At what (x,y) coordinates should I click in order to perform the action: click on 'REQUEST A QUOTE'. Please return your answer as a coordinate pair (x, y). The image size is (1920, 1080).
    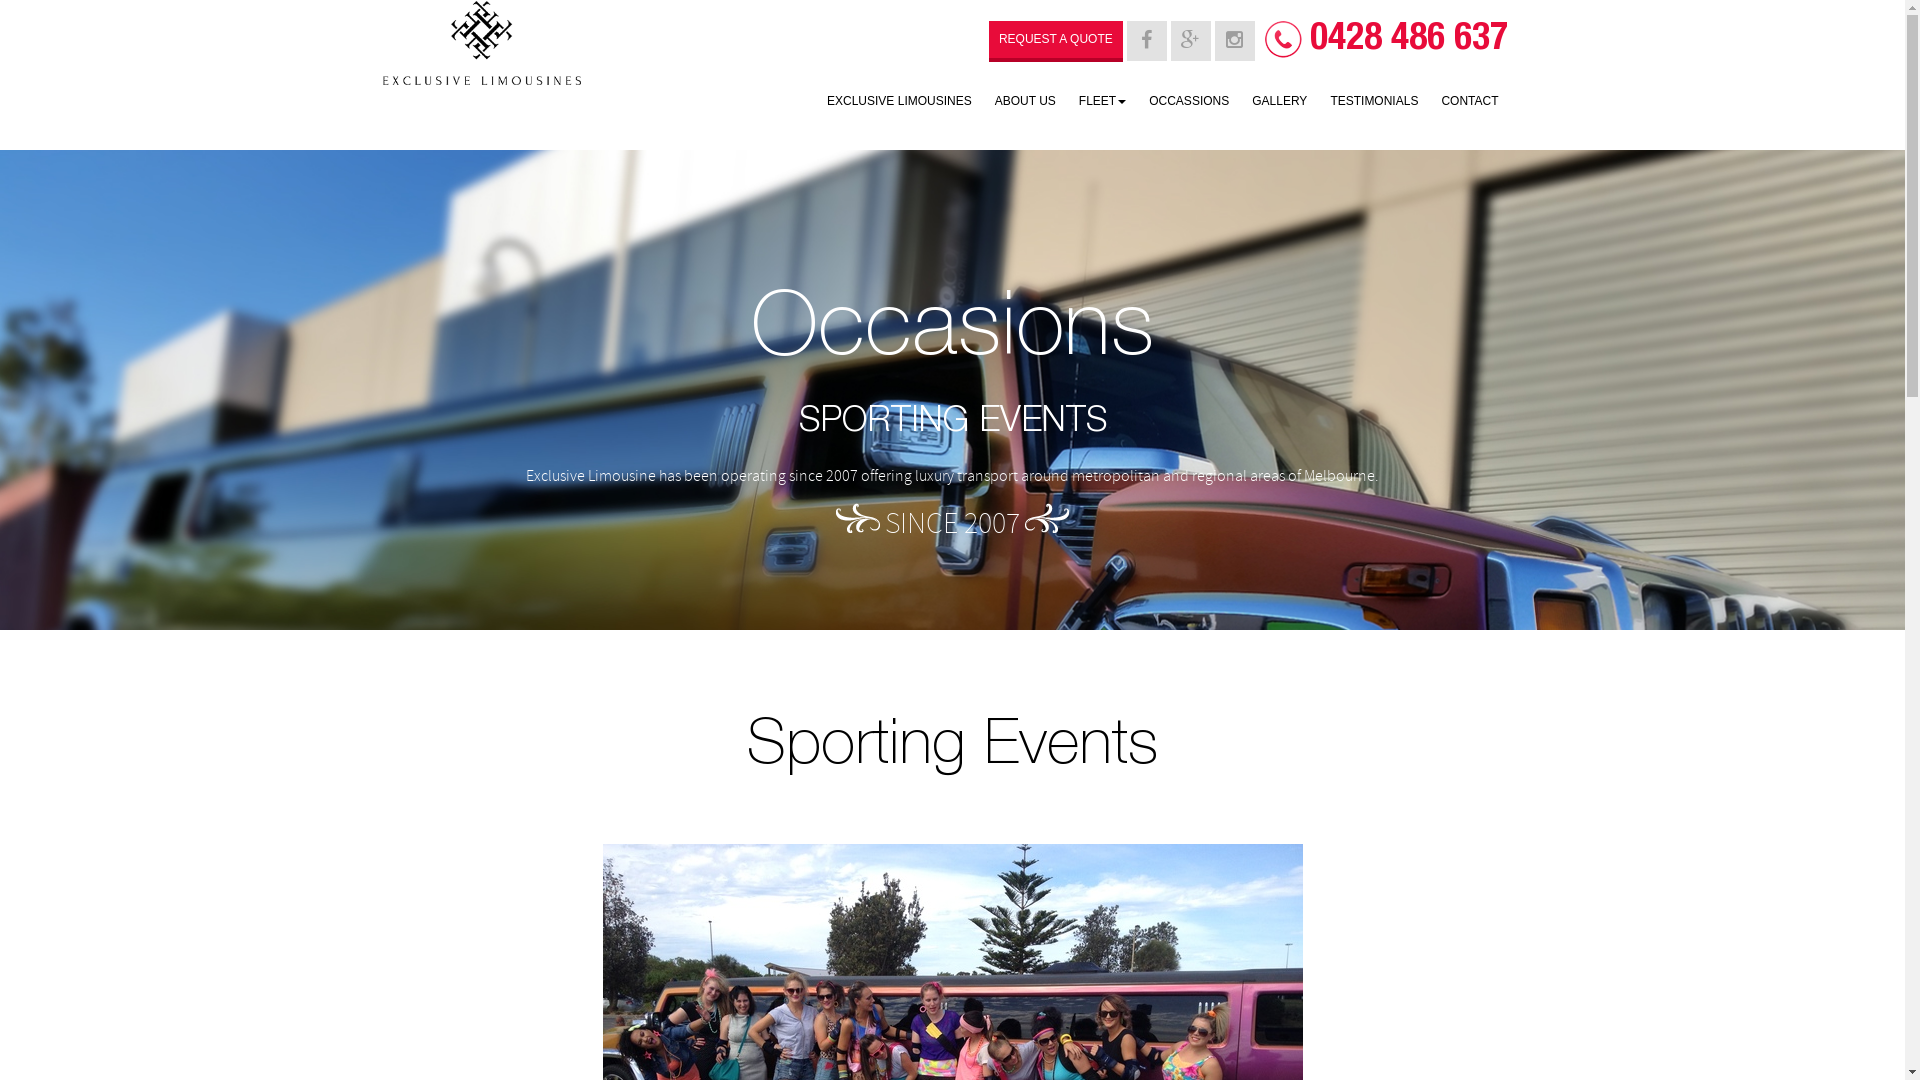
    Looking at the image, I should click on (988, 41).